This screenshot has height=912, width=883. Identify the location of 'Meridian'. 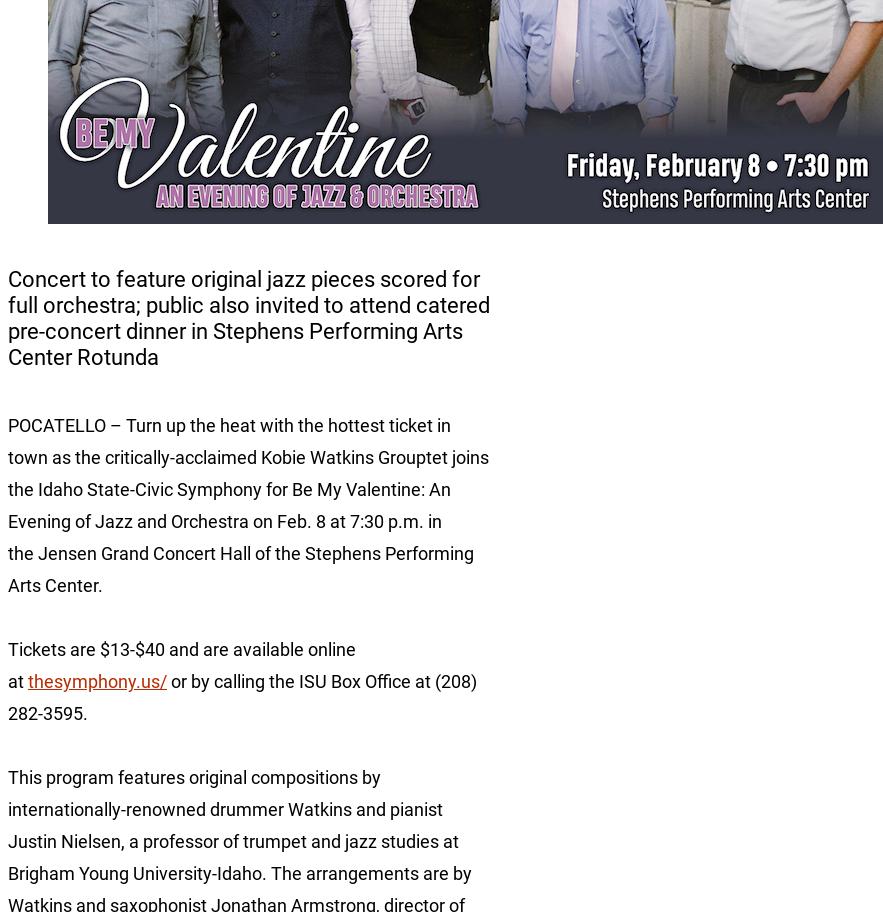
(38, 437).